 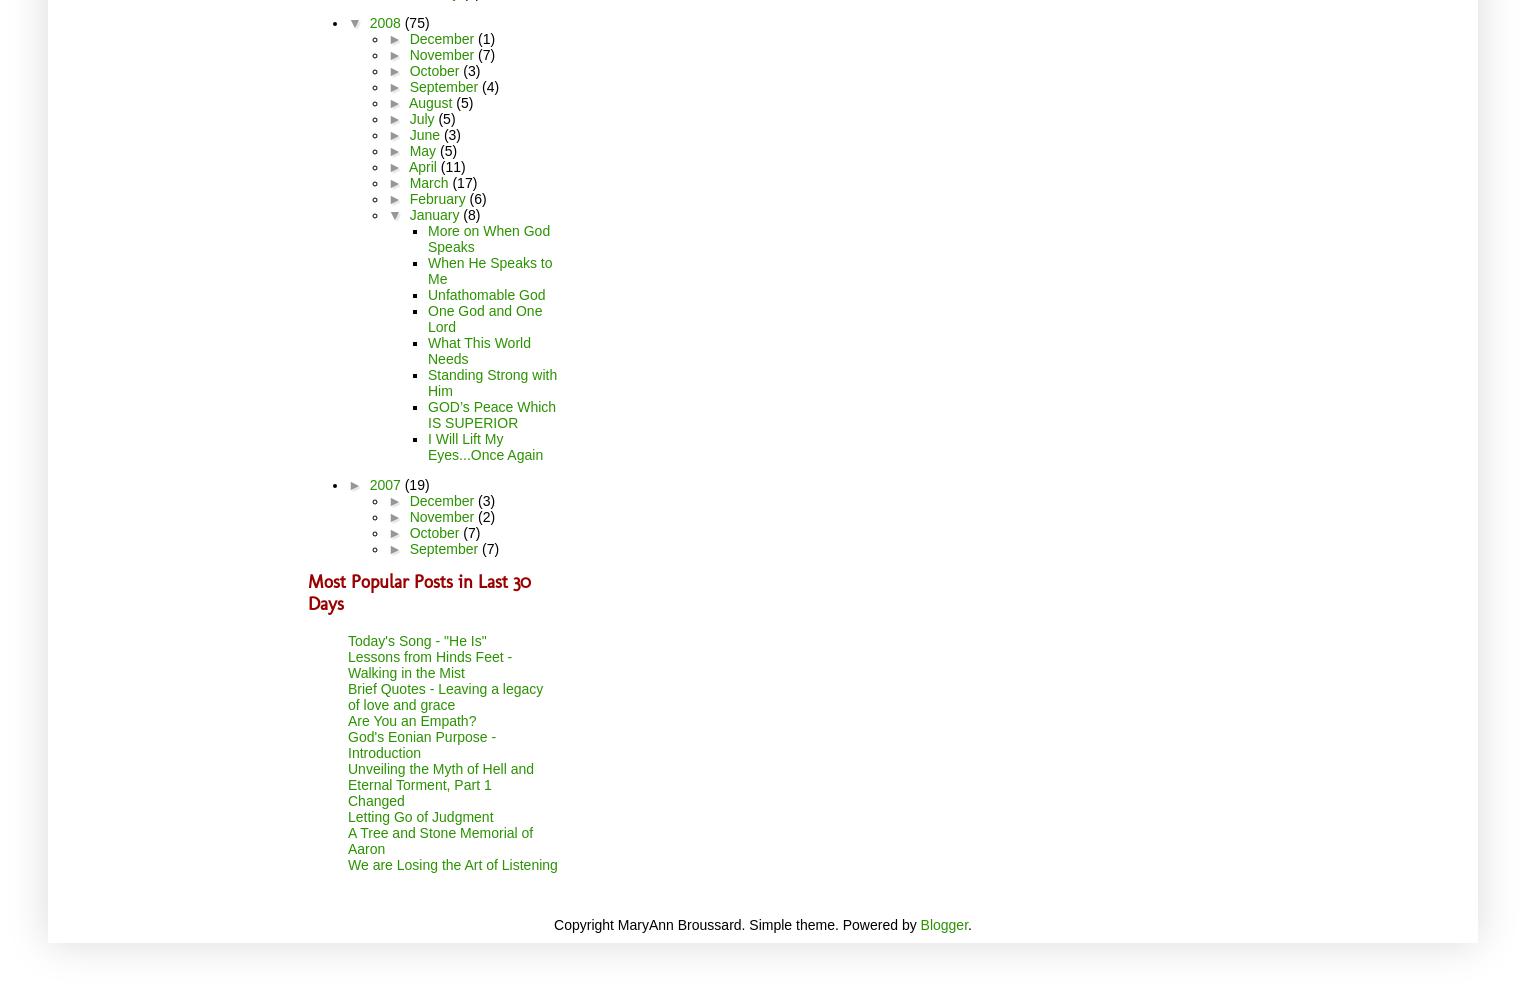 What do you see at coordinates (485, 294) in the screenshot?
I see `'Unfathomable God'` at bounding box center [485, 294].